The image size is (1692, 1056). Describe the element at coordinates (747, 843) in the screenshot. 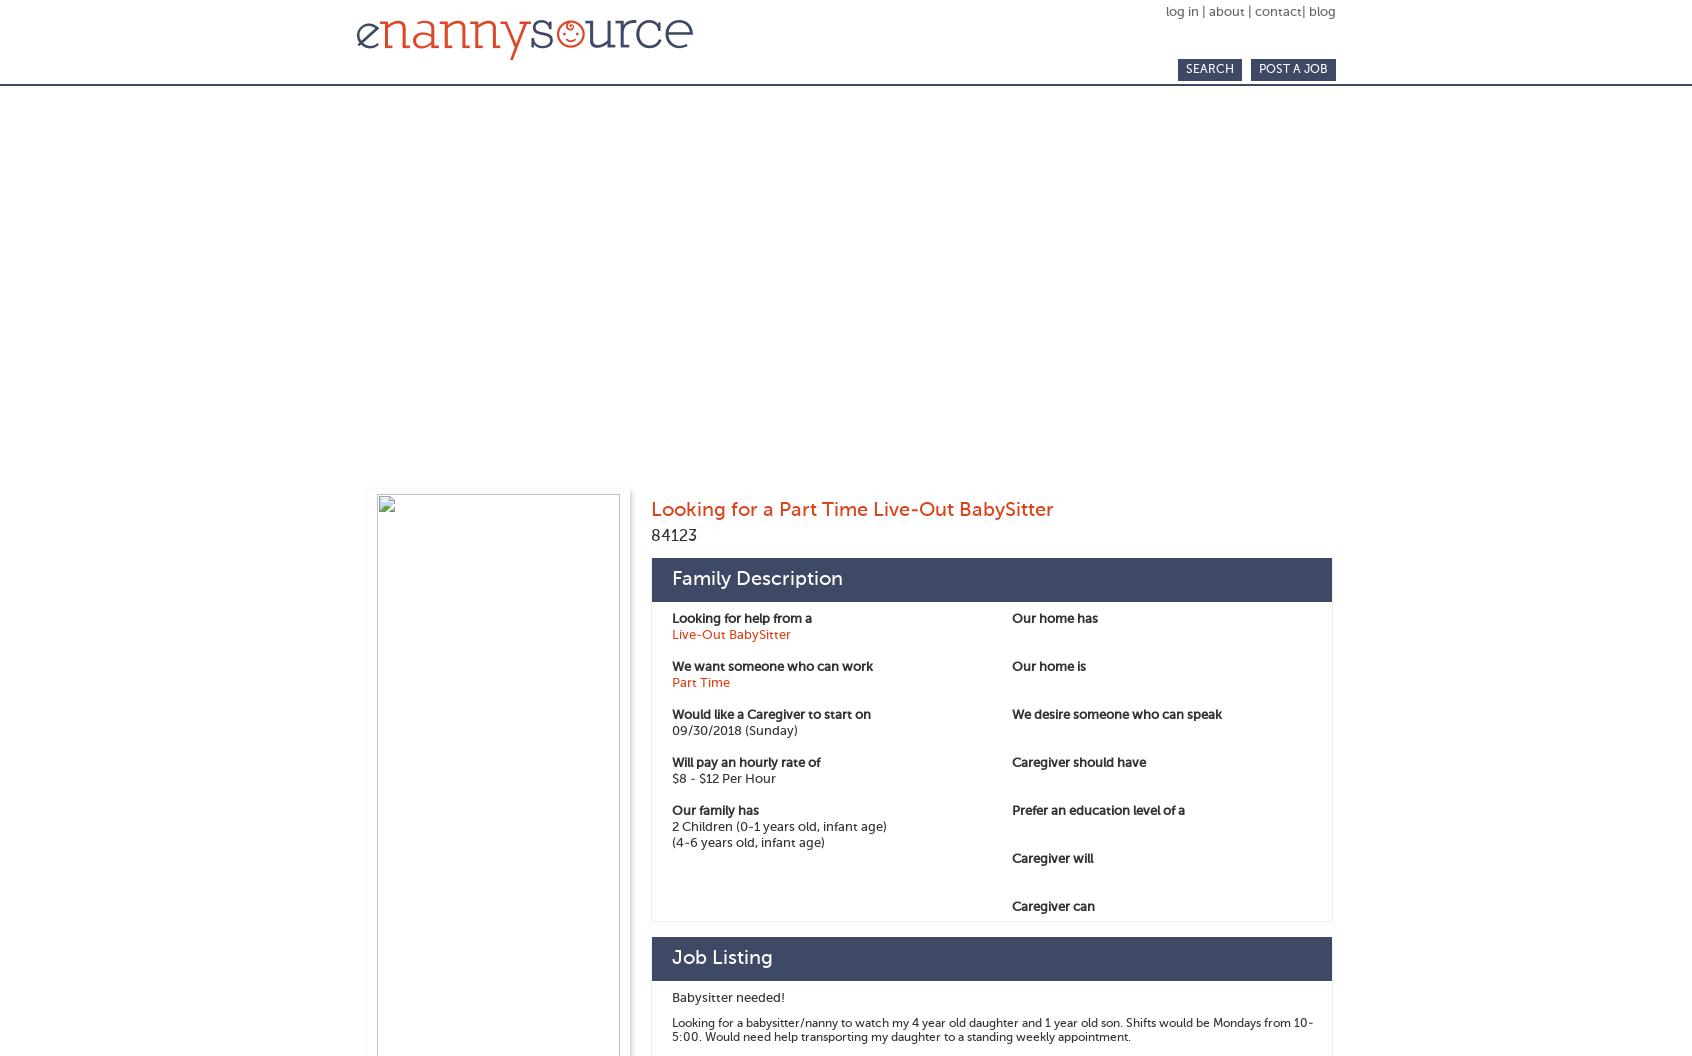

I see `'(4-6 years old, infant age)'` at that location.